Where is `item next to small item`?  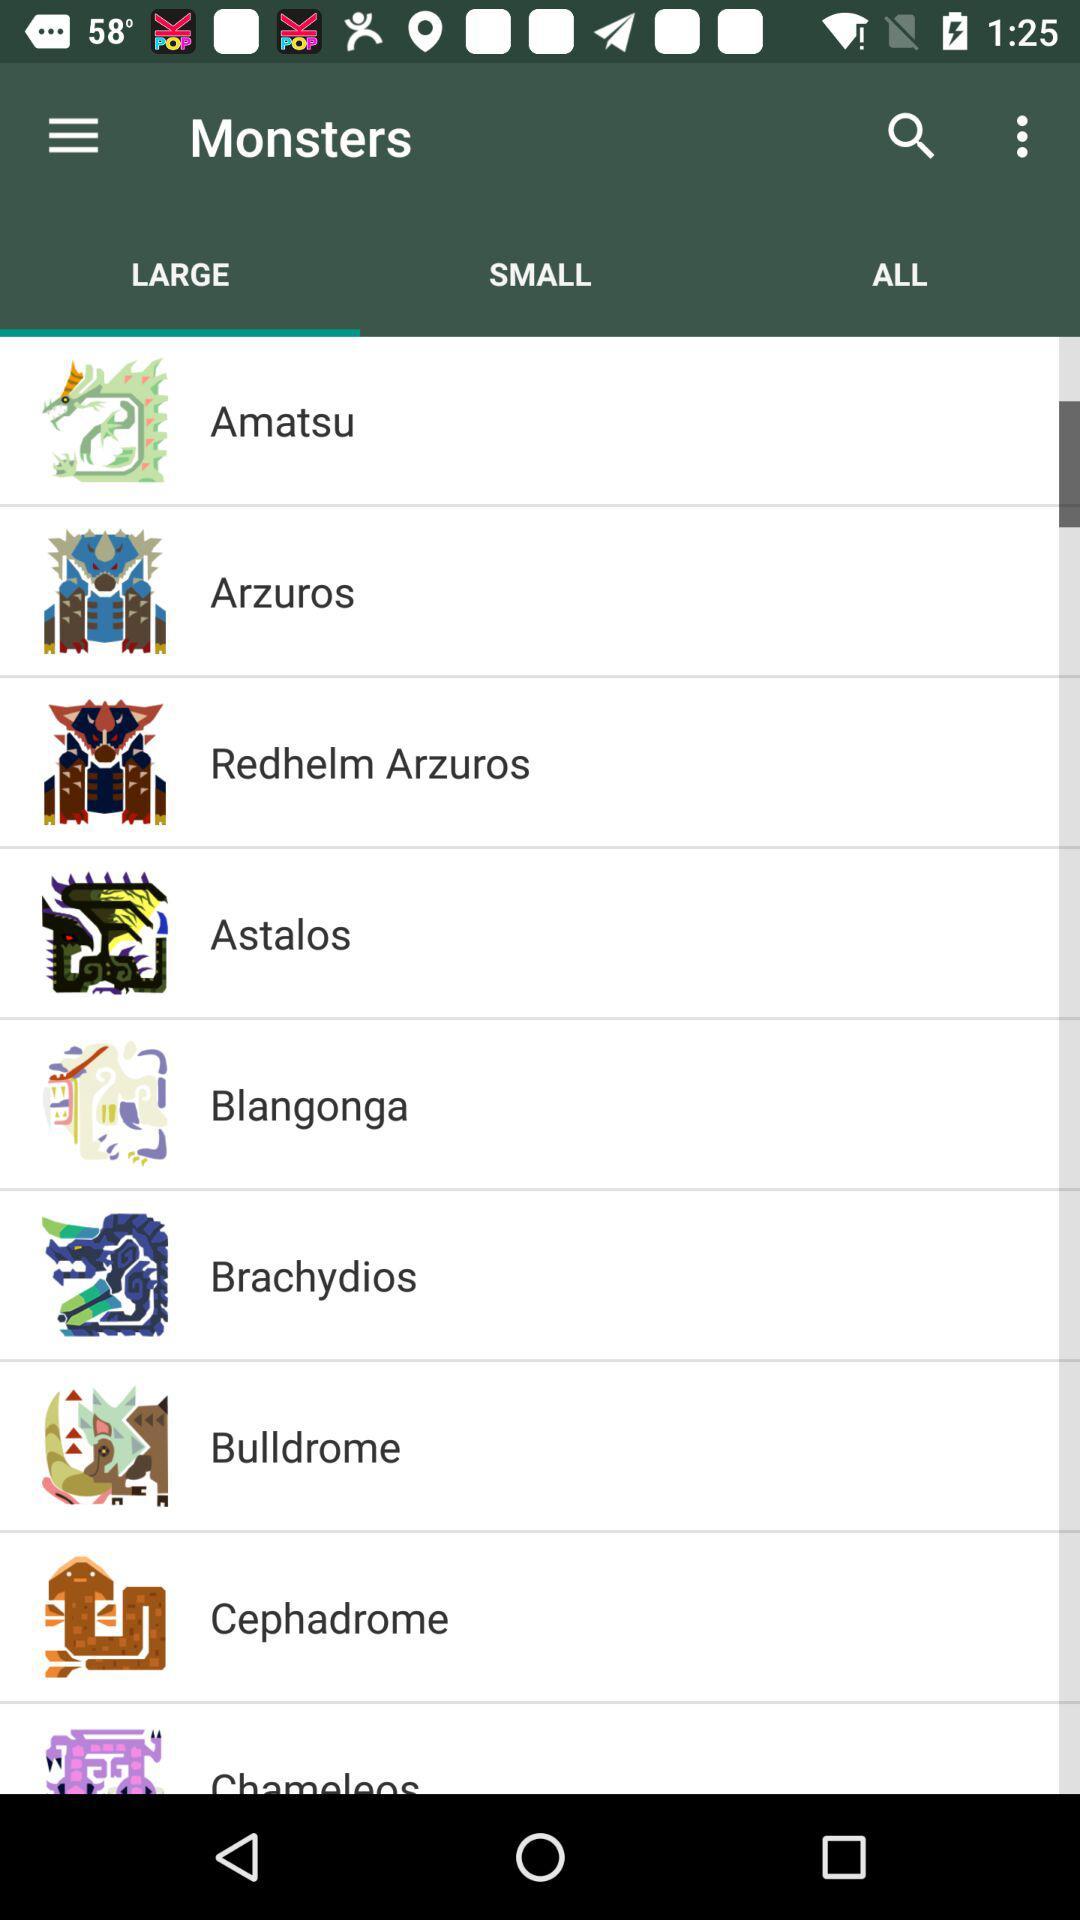
item next to small item is located at coordinates (180, 272).